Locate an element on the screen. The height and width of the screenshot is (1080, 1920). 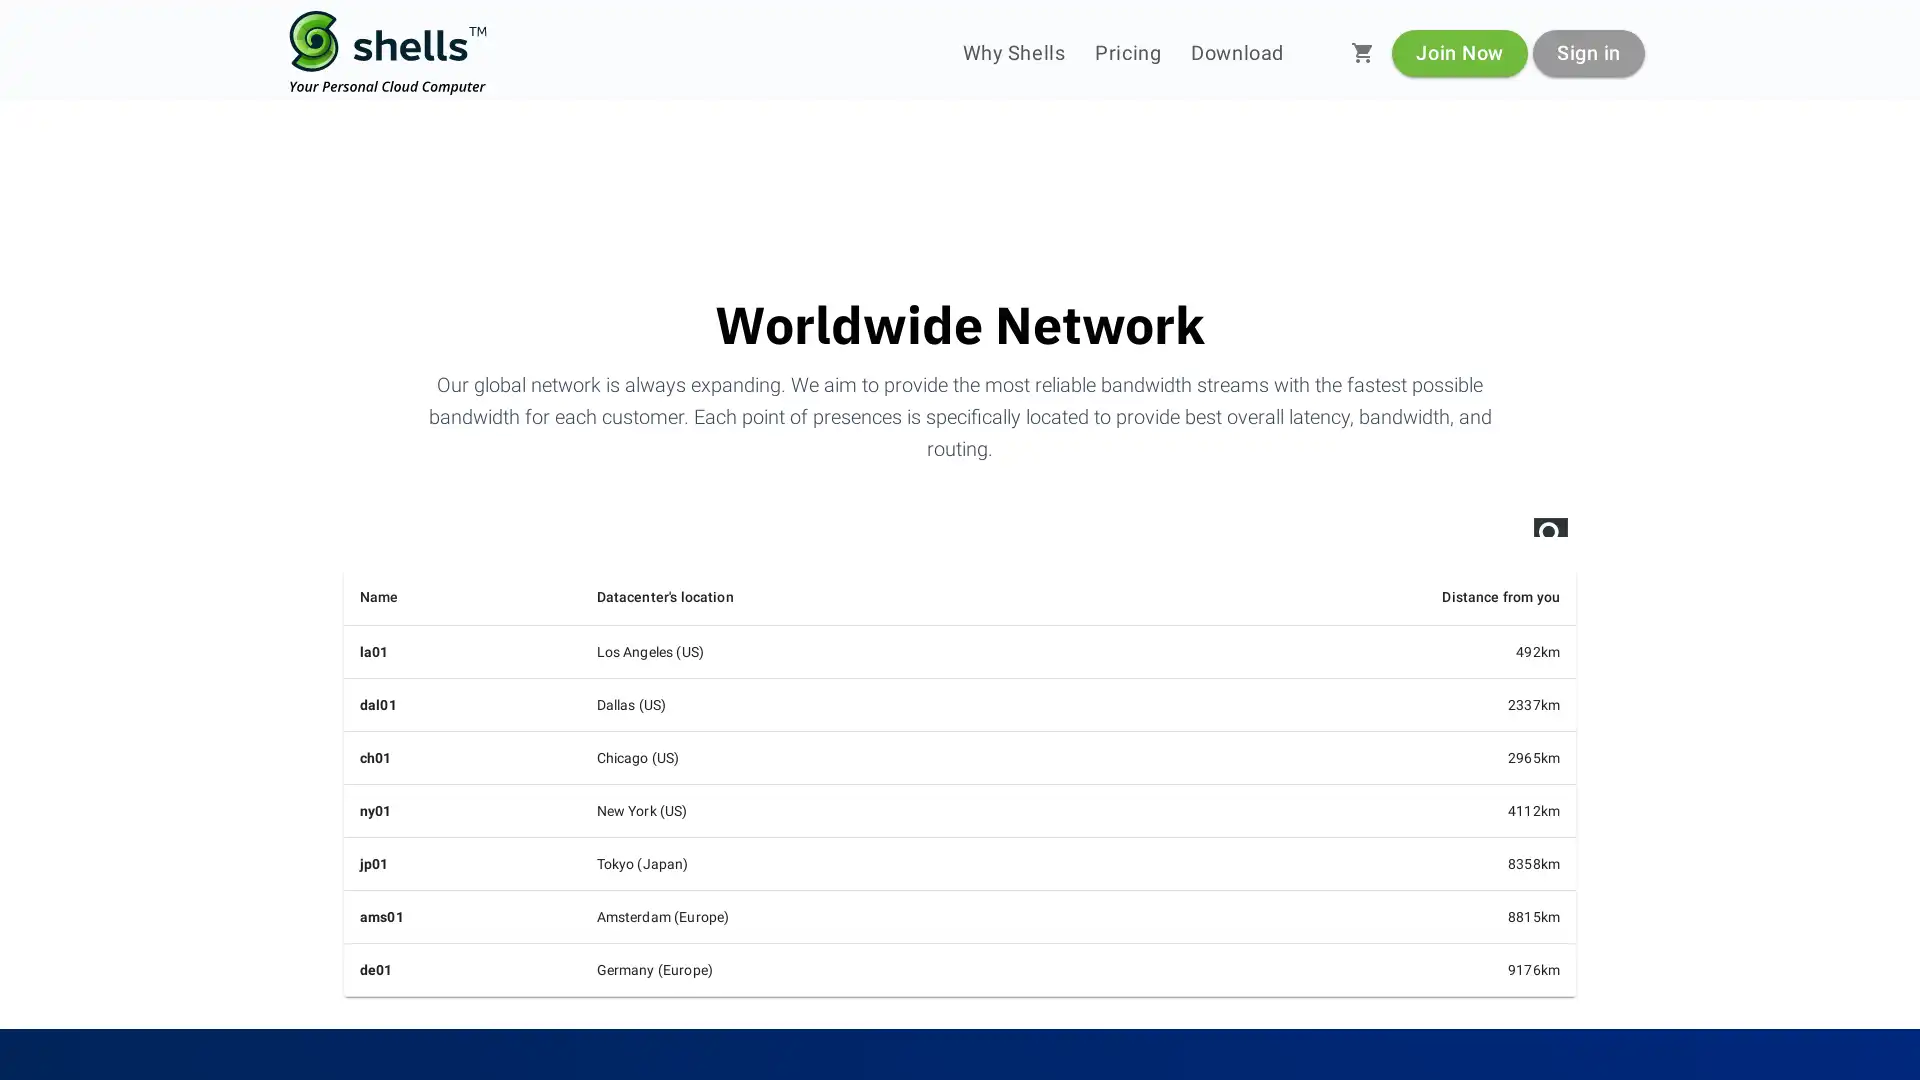
Shells Logo is located at coordinates (388, 52).